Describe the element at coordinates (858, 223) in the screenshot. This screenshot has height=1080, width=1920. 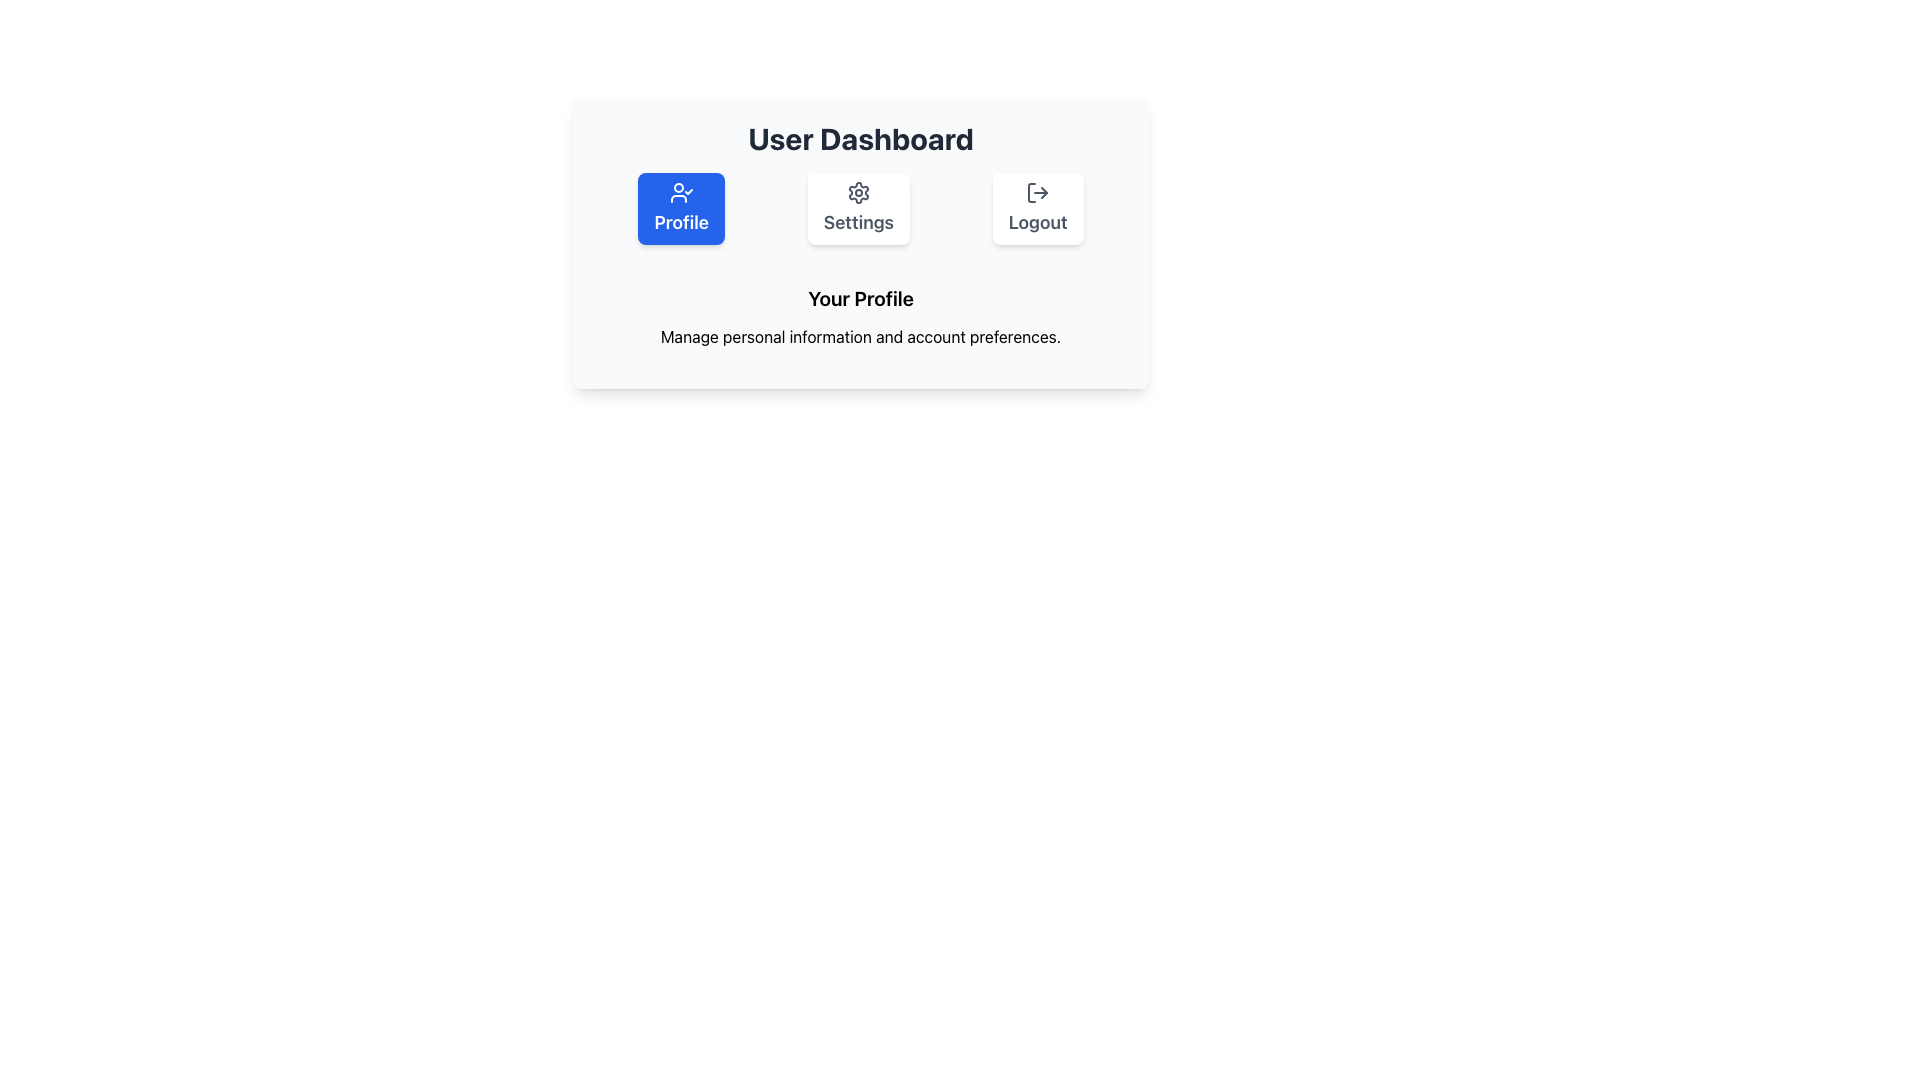
I see `the 'Settings' text label, which is located below the gear icon in the button group of the dashboard interface` at that location.